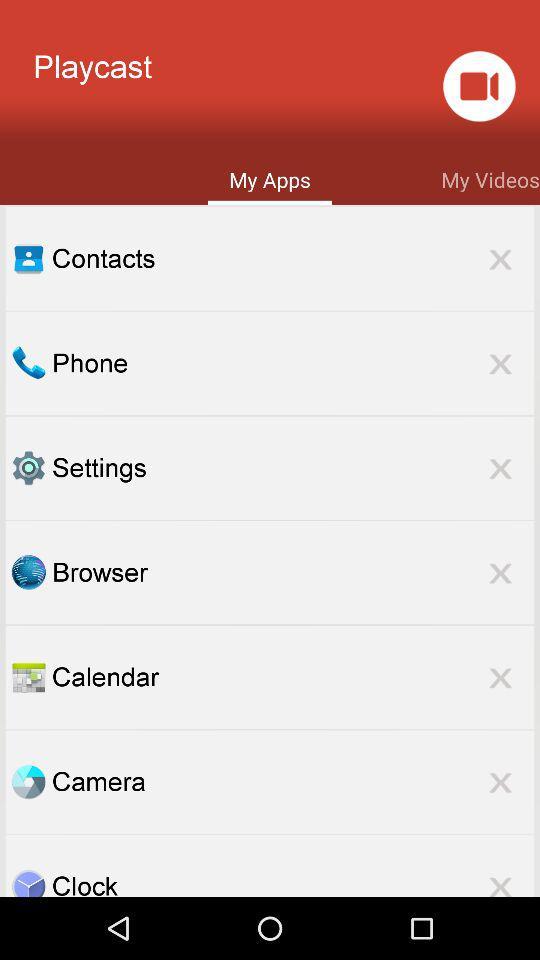  Describe the element at coordinates (489, 177) in the screenshot. I see `my videos icon` at that location.